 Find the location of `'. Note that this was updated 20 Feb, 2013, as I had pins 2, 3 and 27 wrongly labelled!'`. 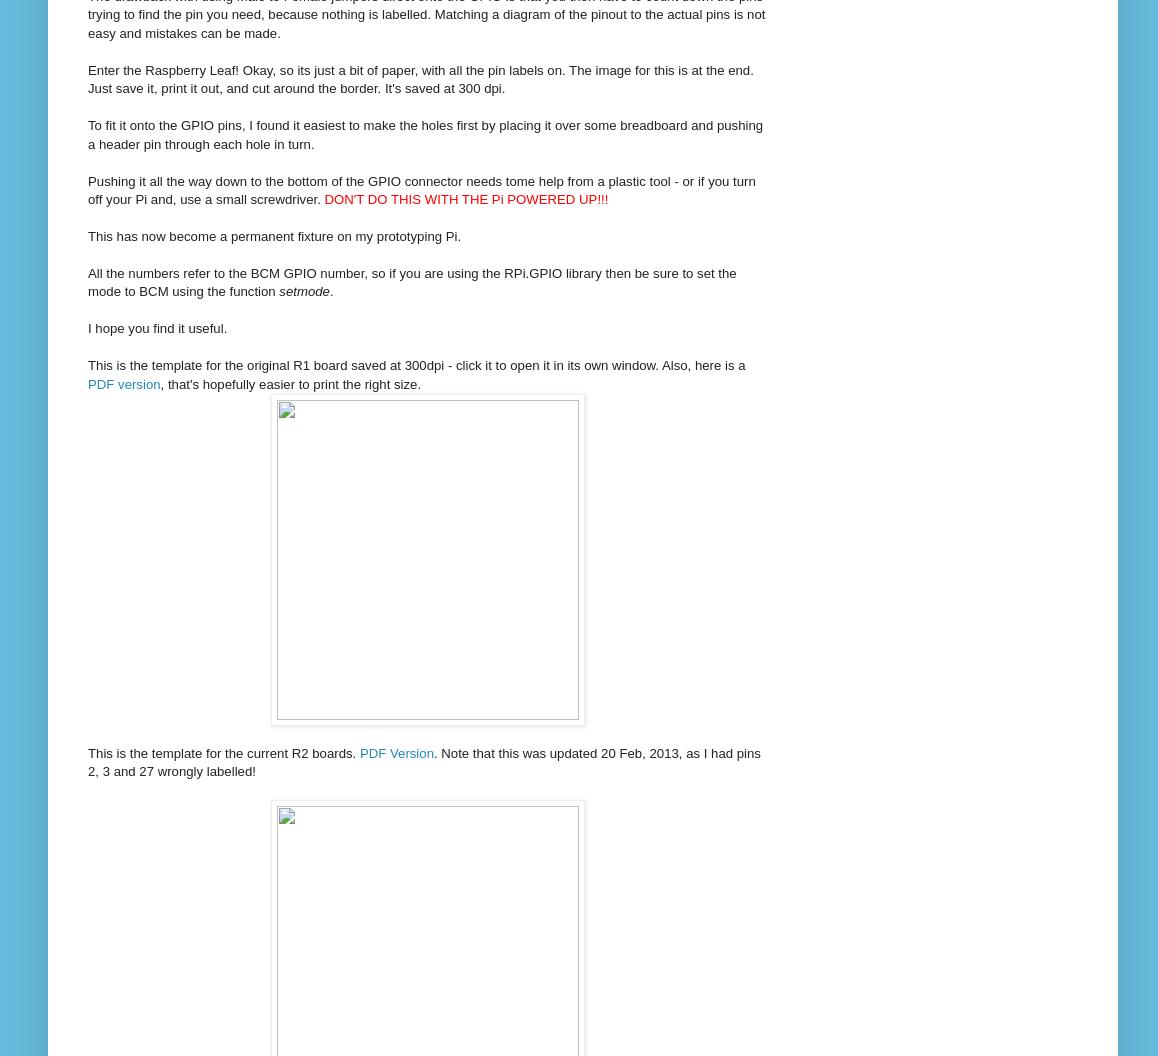

'. Note that this was updated 20 Feb, 2013, as I had pins 2, 3 and 27 wrongly labelled!' is located at coordinates (423, 761).